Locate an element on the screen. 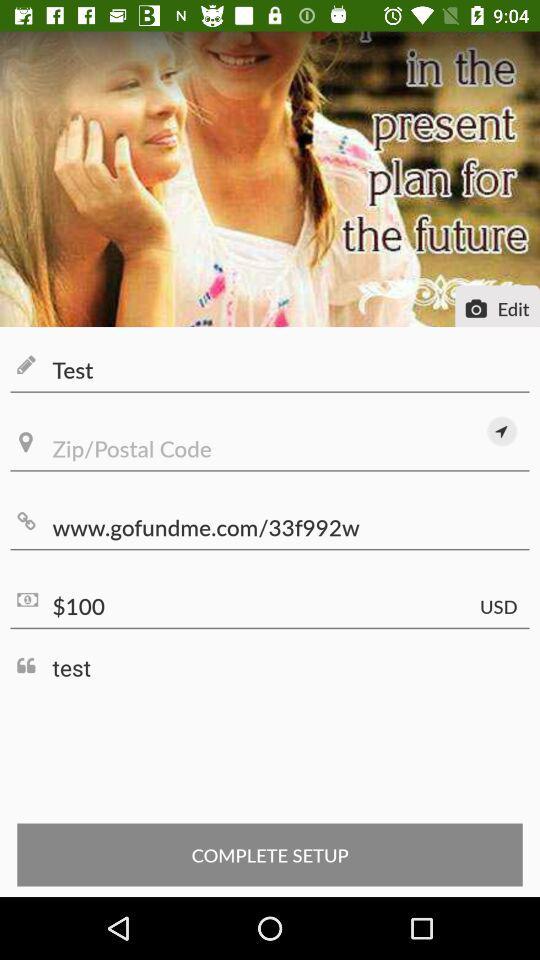 The width and height of the screenshot is (540, 960). item above www gofundme com item is located at coordinates (270, 449).